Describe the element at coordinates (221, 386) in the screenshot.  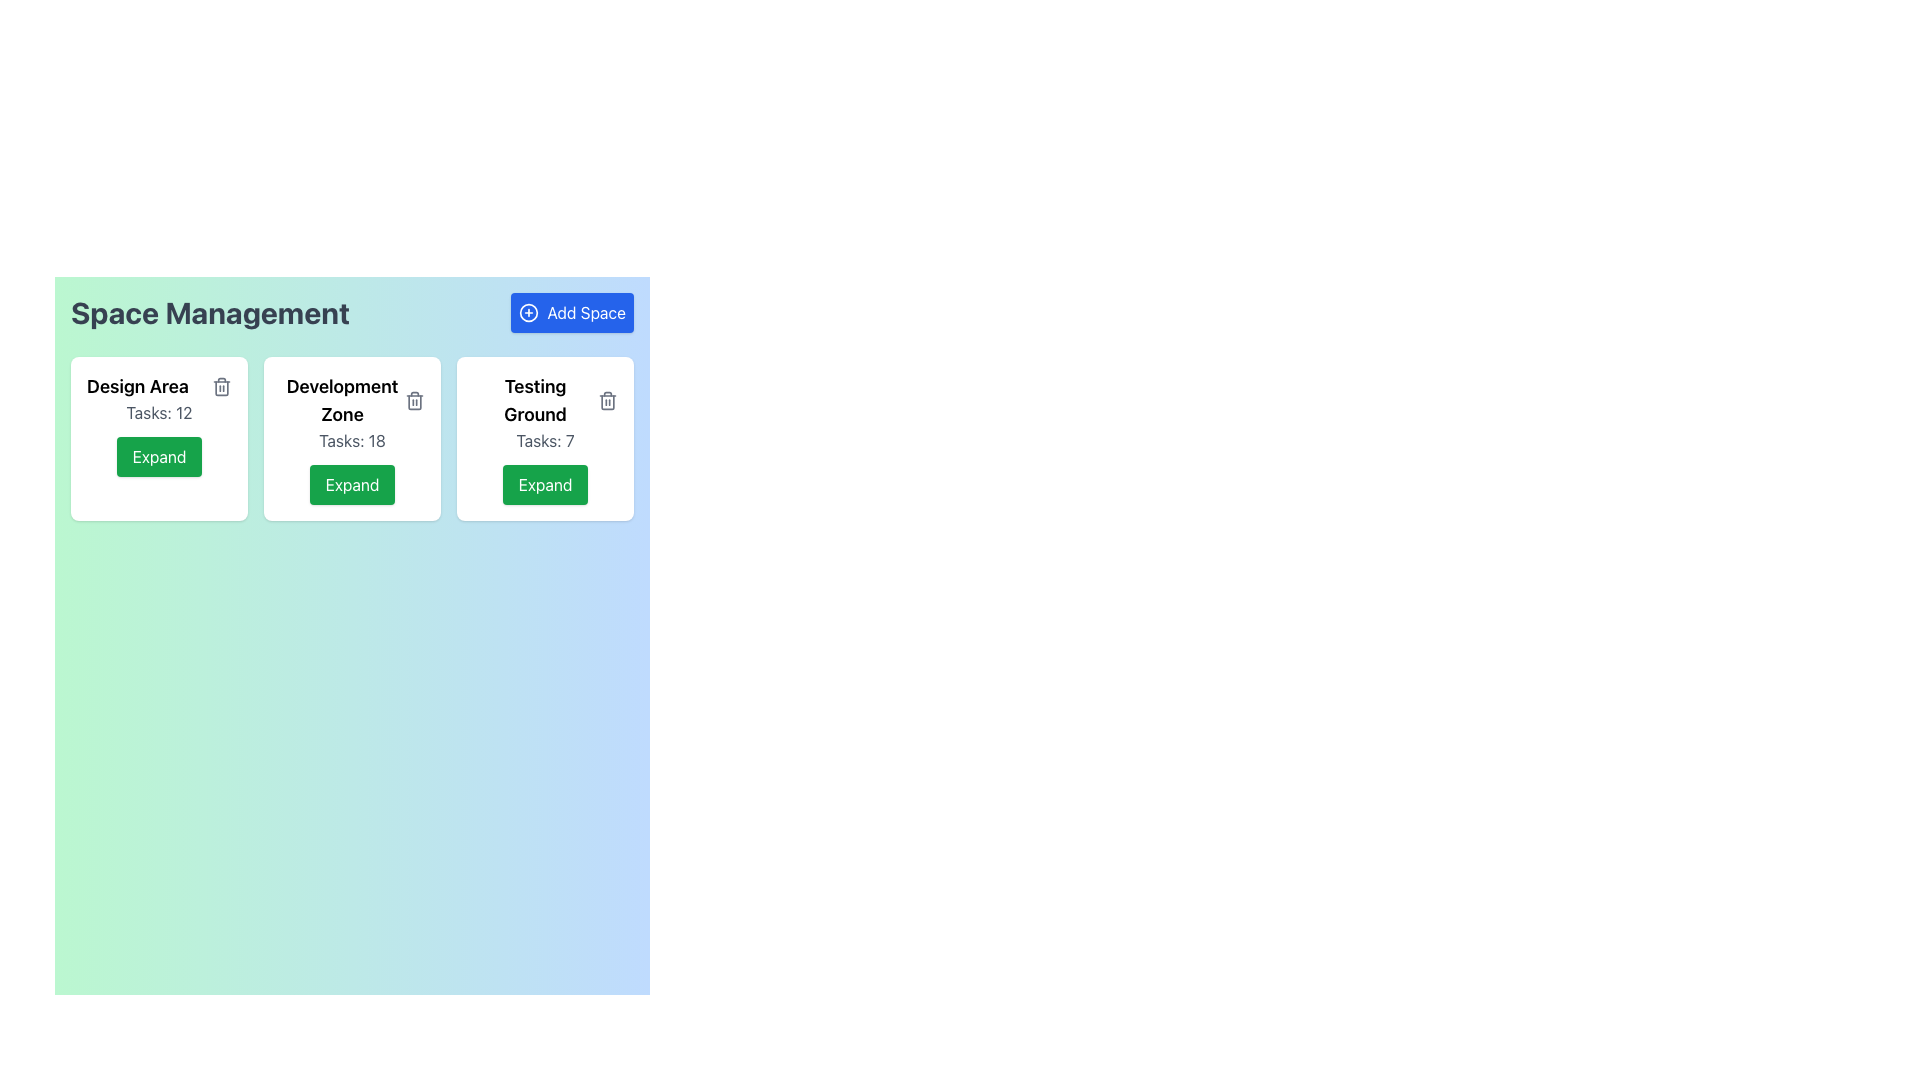
I see `the trash can icon button, which is a gray outline illustration of a trash bin located in the upper-right corner of the card labeled 'Design Area'` at that location.